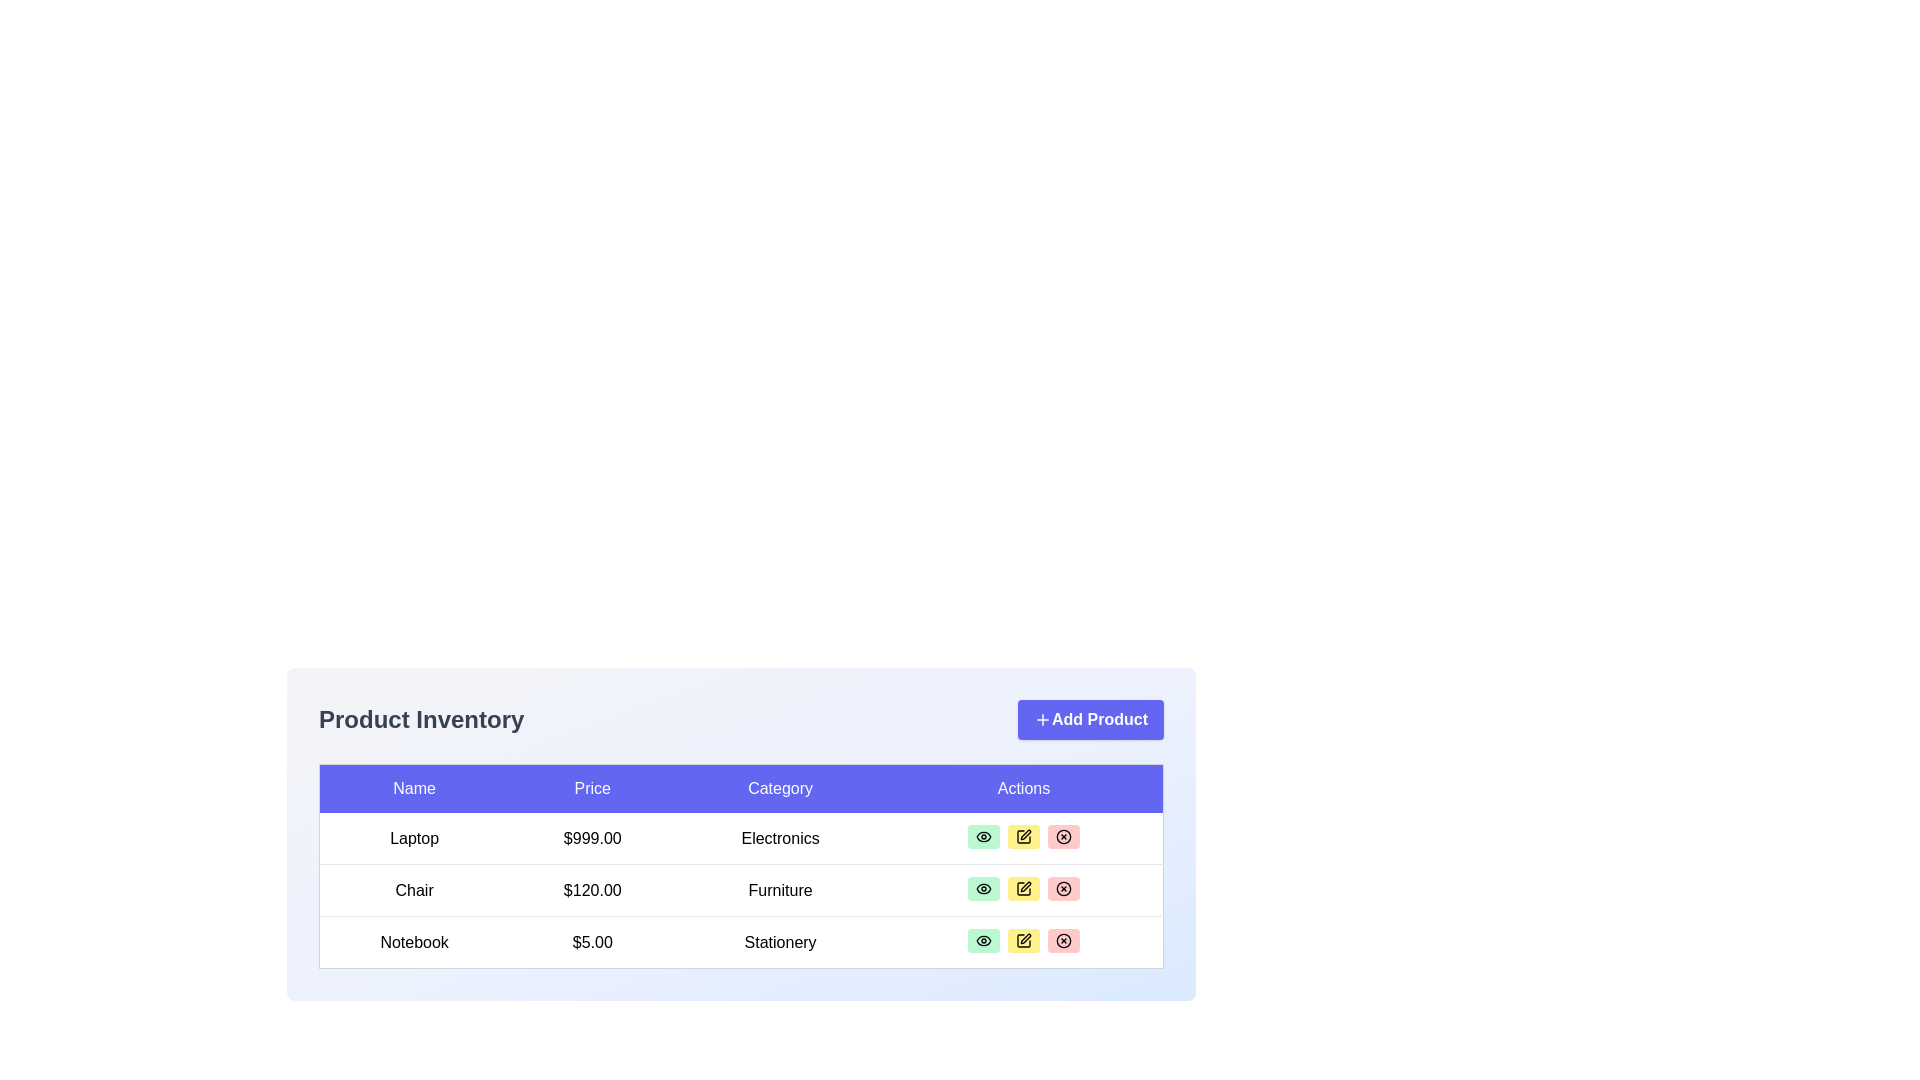 Image resolution: width=1920 pixels, height=1080 pixels. What do you see at coordinates (420, 720) in the screenshot?
I see `the static text label that serves as a title for the section related to managing products, located in the header area towards the left end, next to the 'Add Product' button` at bounding box center [420, 720].